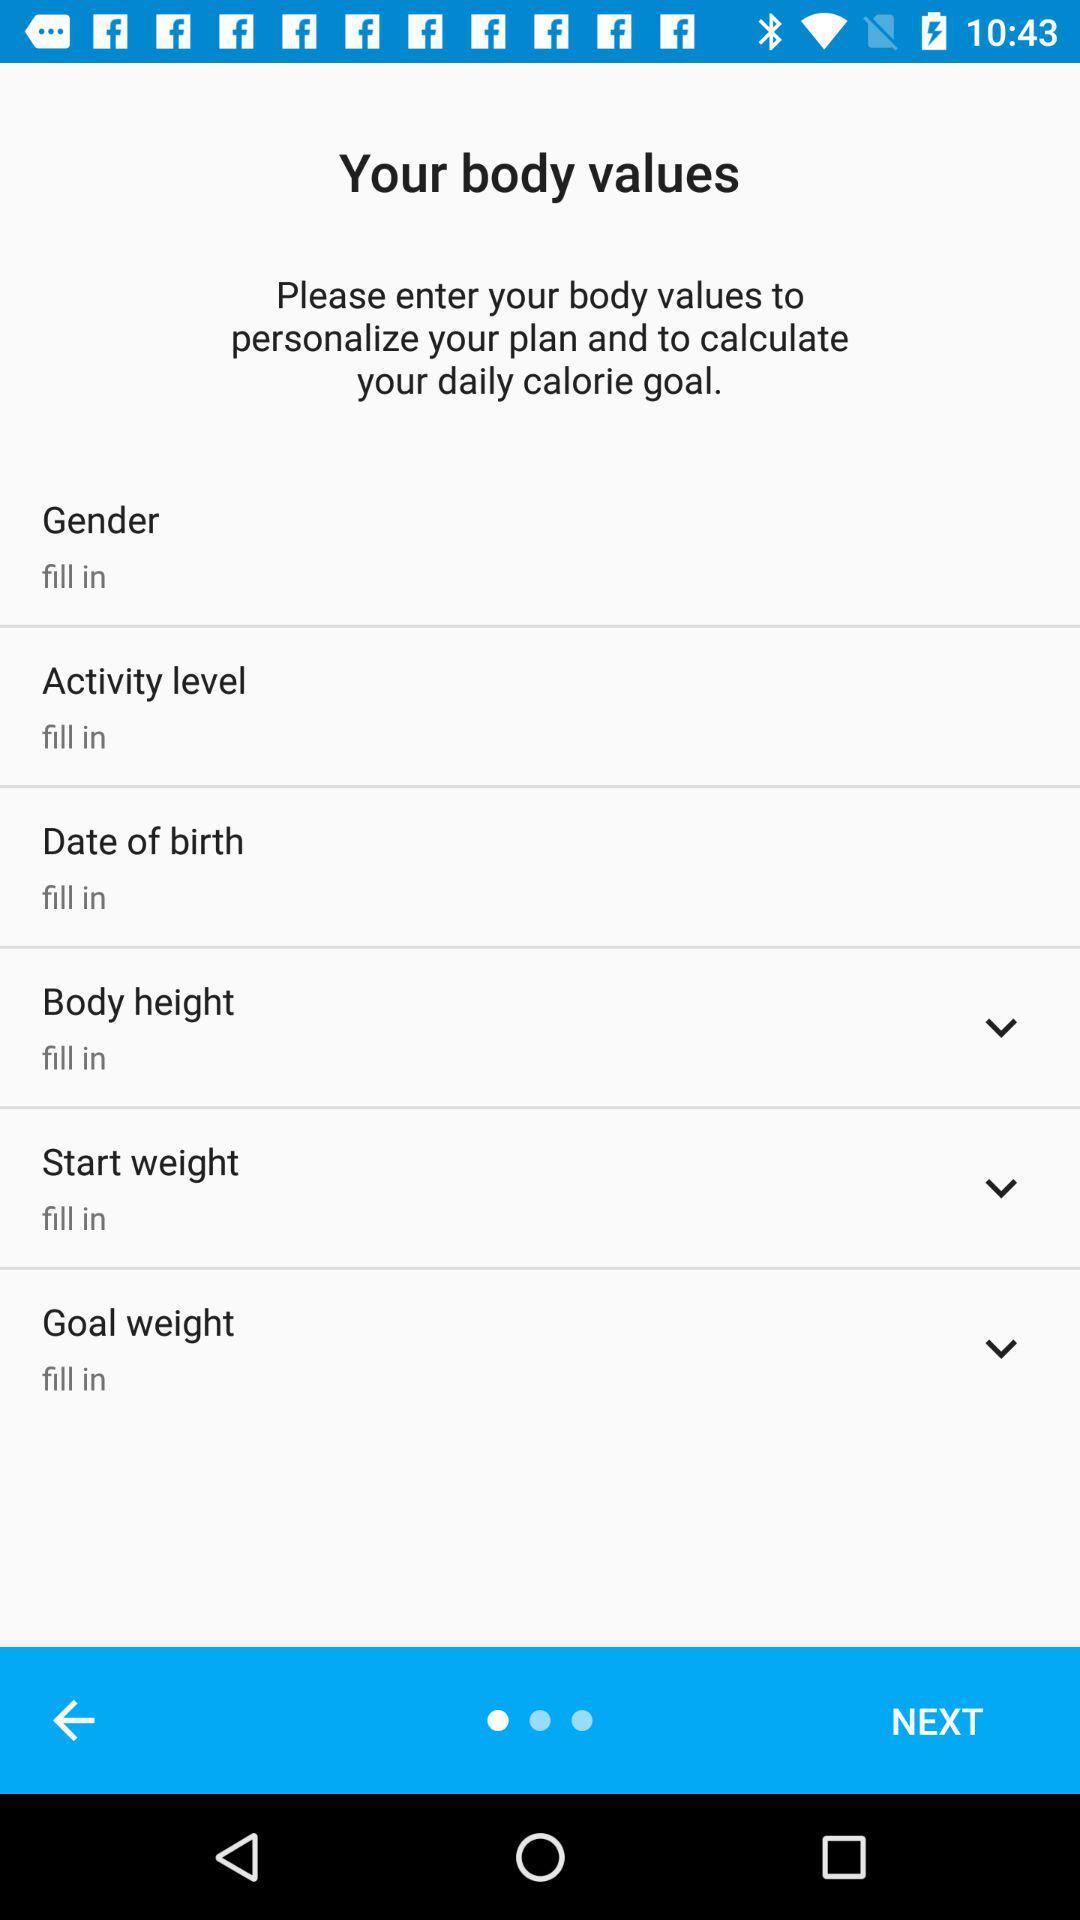  I want to click on the icon below fill in item, so click(72, 1719).